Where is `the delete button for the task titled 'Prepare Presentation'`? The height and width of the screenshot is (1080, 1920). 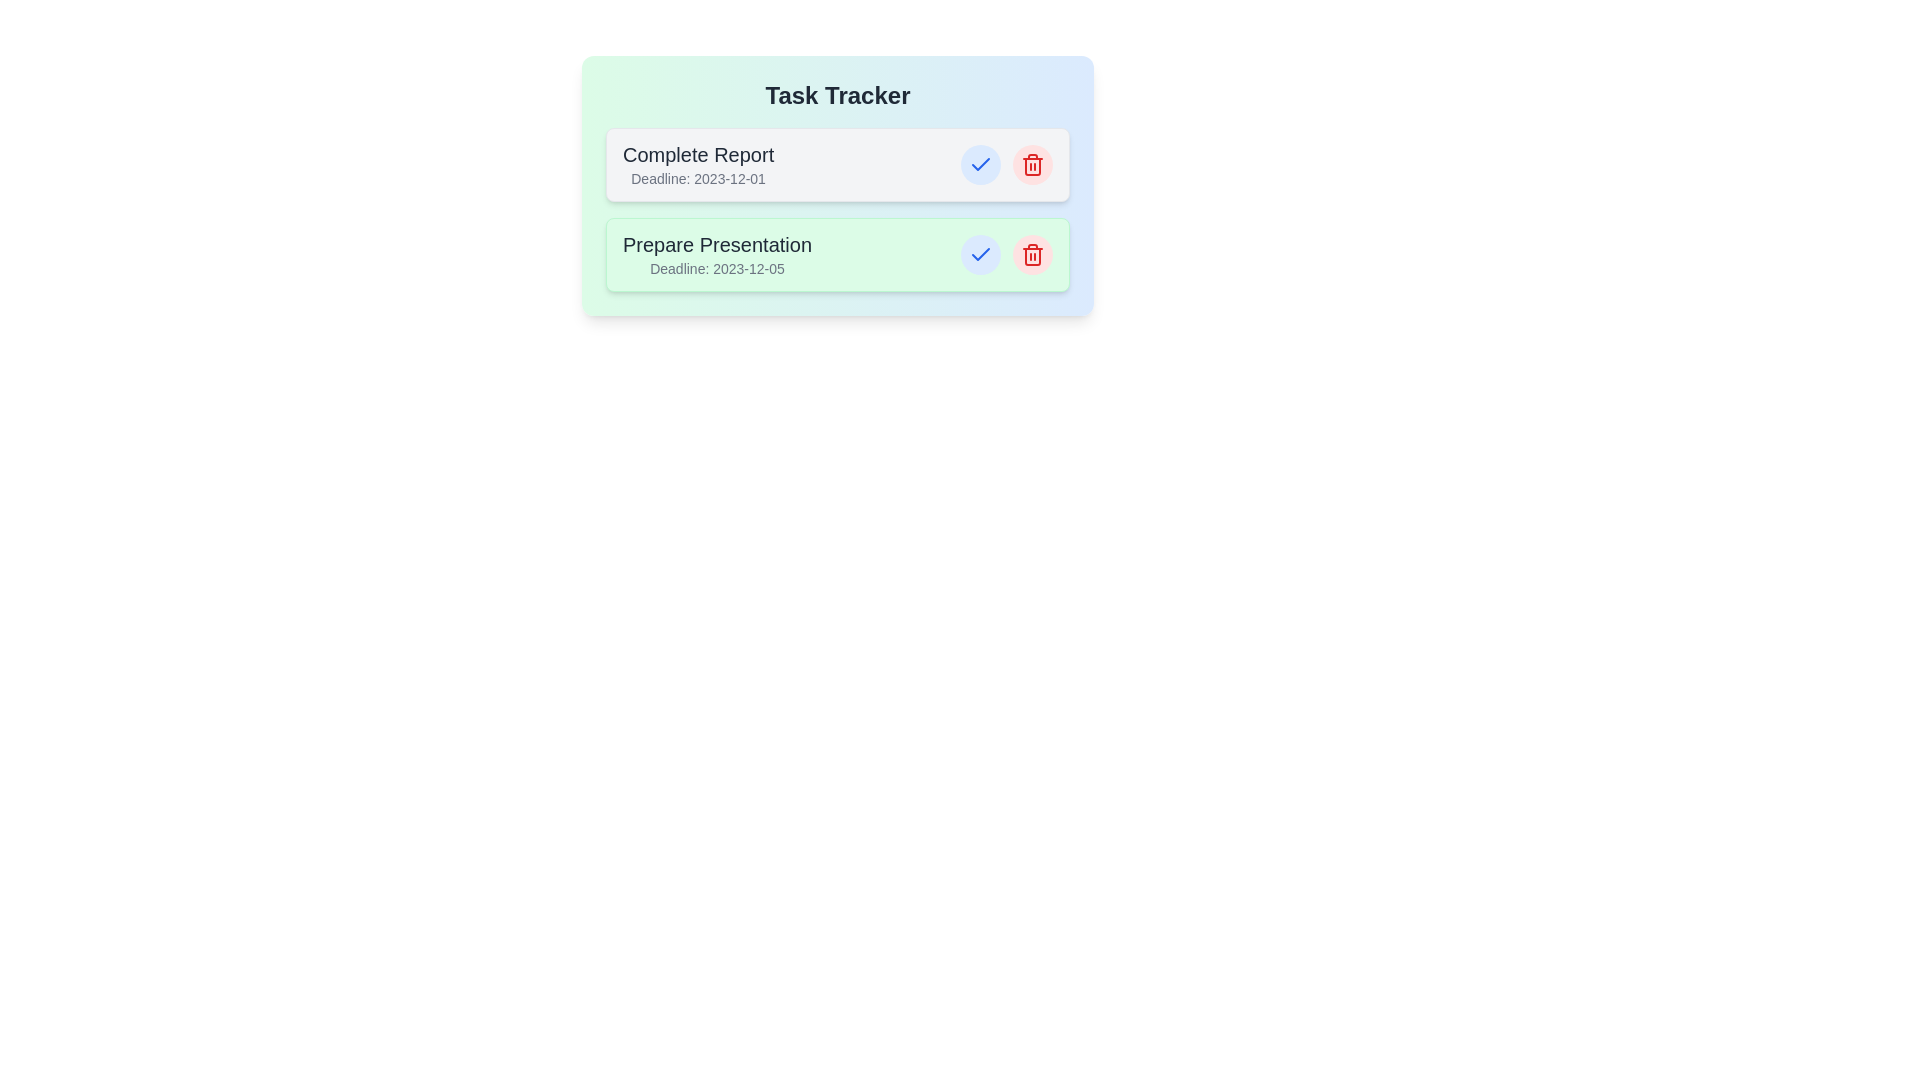 the delete button for the task titled 'Prepare Presentation' is located at coordinates (1032, 253).